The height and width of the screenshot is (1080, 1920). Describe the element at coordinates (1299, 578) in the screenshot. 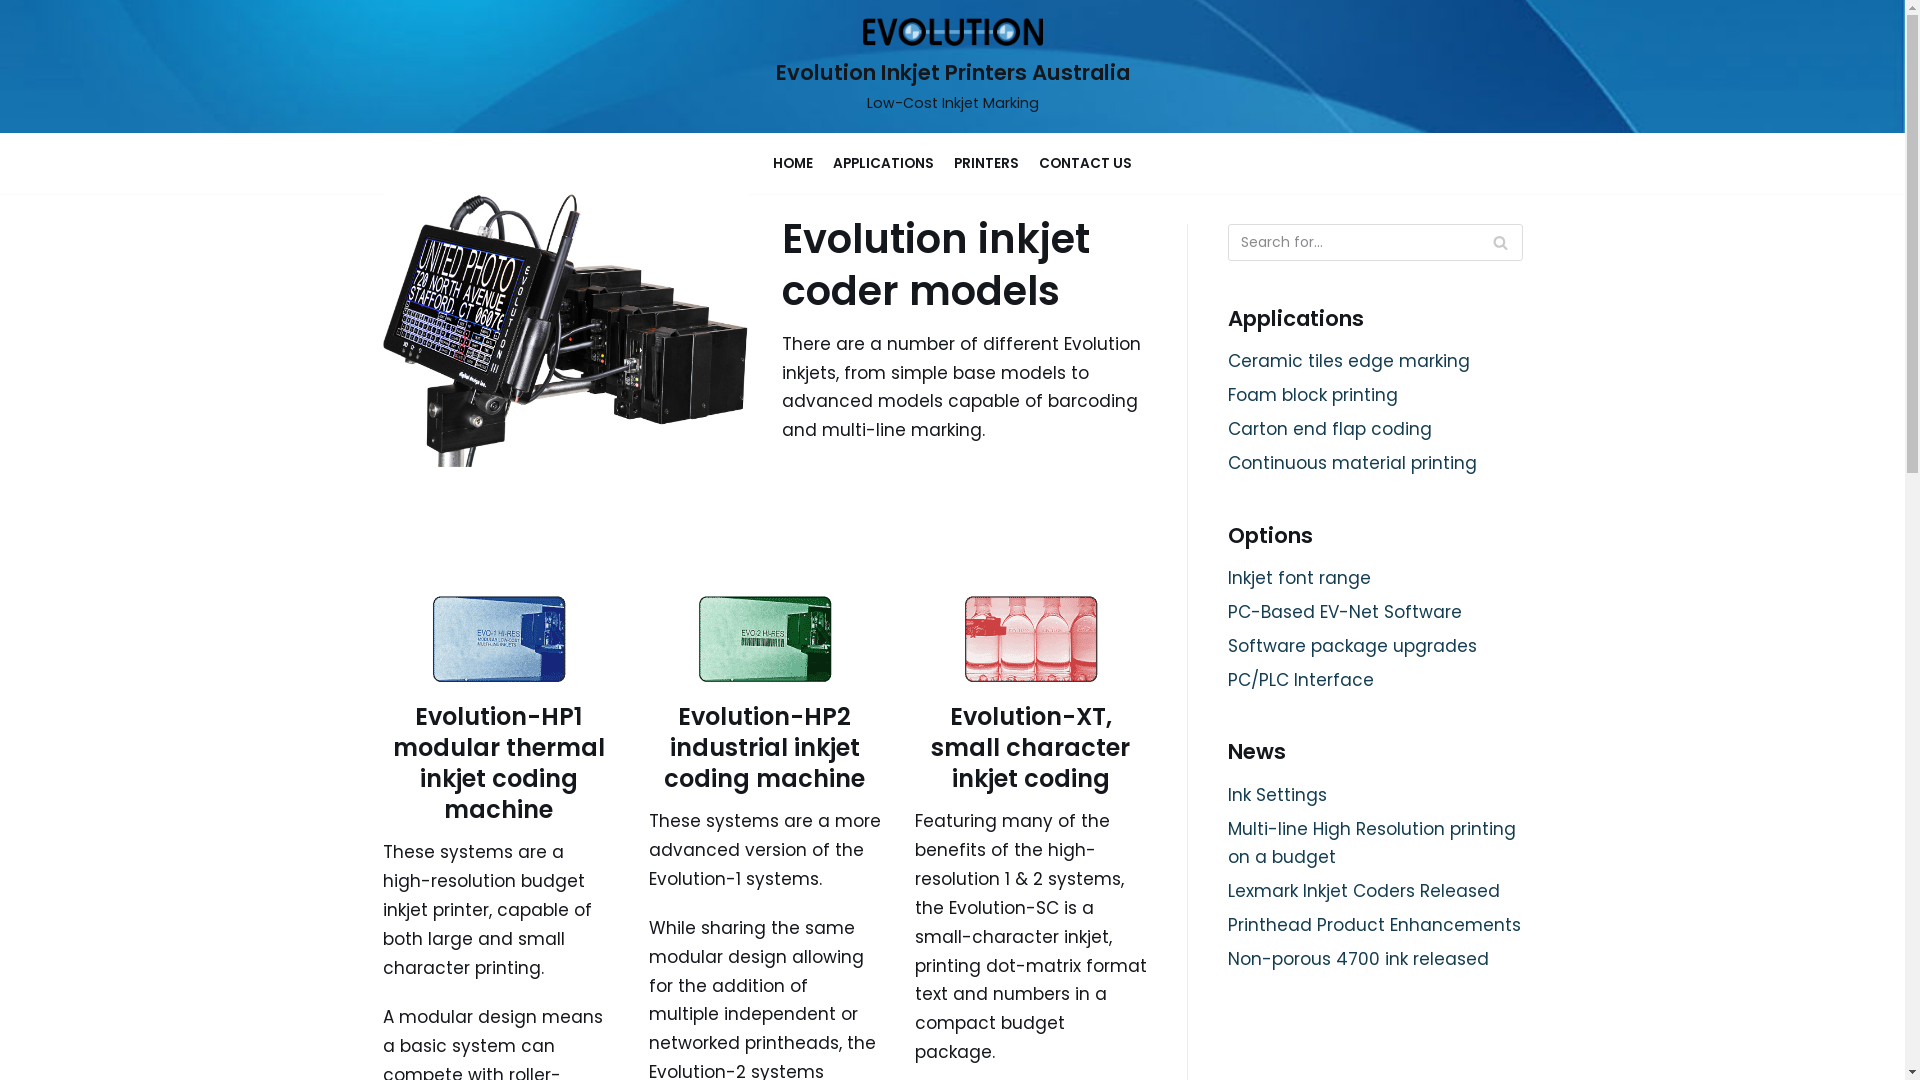

I see `'Inkjet font range'` at that location.